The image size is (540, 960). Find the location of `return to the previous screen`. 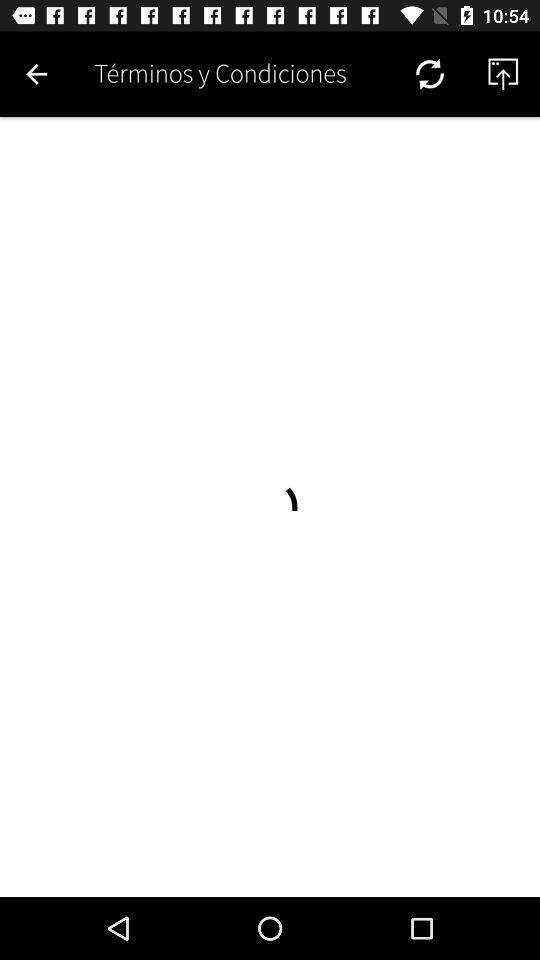

return to the previous screen is located at coordinates (36, 74).